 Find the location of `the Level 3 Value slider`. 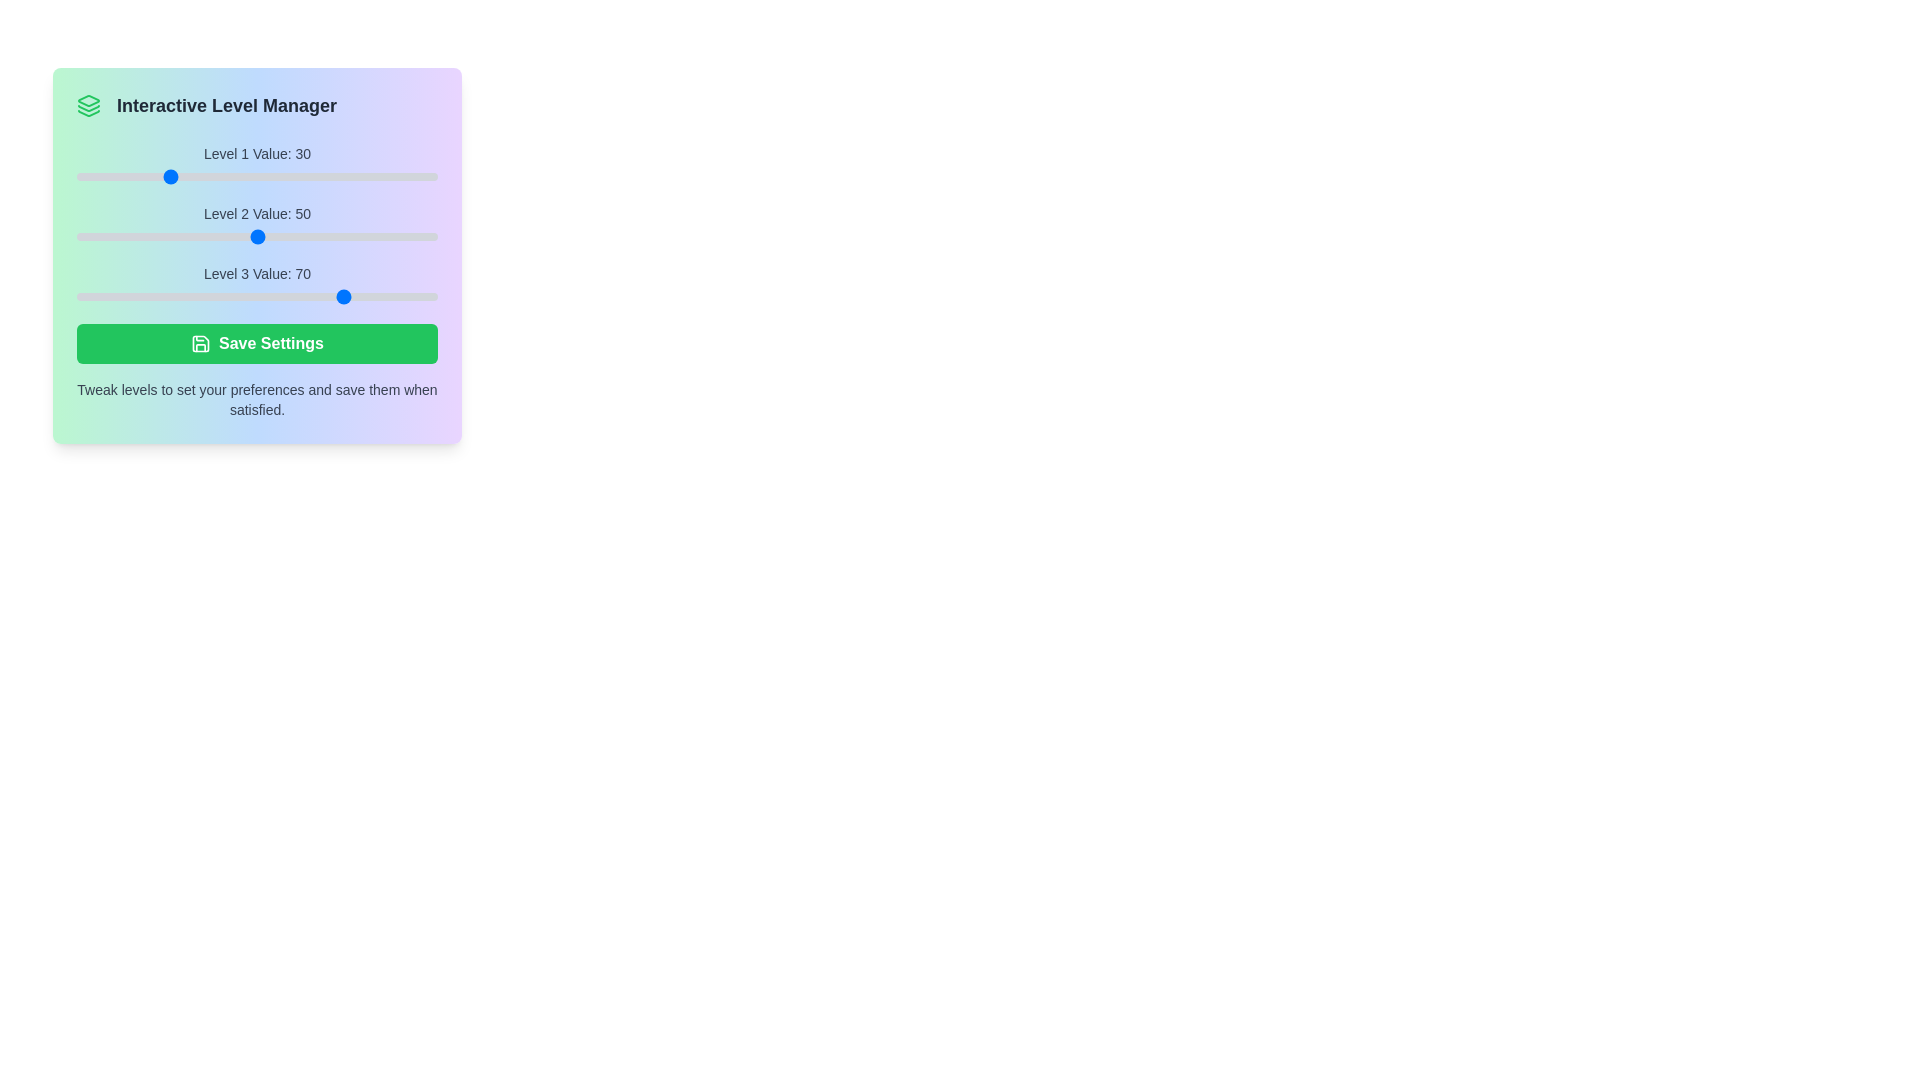

the Level 3 Value slider is located at coordinates (352, 297).